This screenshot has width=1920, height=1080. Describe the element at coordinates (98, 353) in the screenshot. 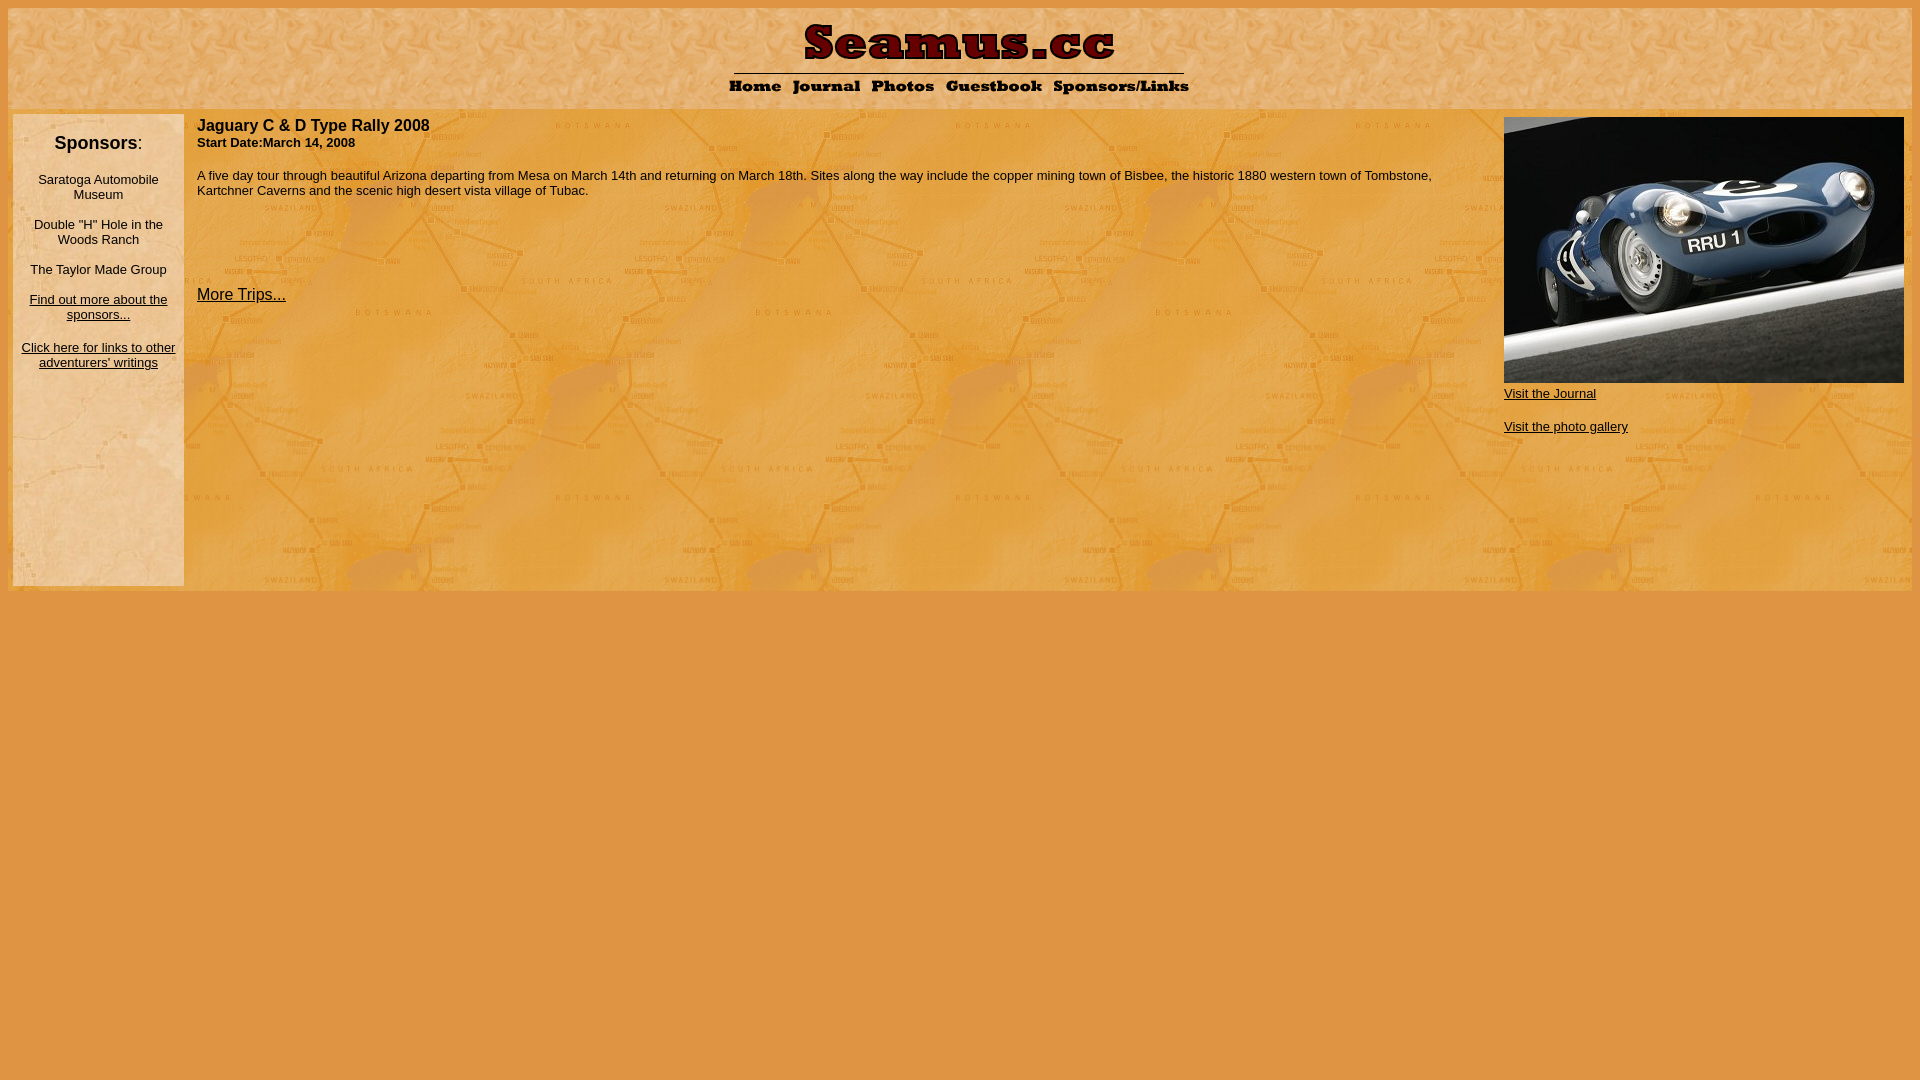

I see `'Click here for links to other adventurers' writings'` at that location.